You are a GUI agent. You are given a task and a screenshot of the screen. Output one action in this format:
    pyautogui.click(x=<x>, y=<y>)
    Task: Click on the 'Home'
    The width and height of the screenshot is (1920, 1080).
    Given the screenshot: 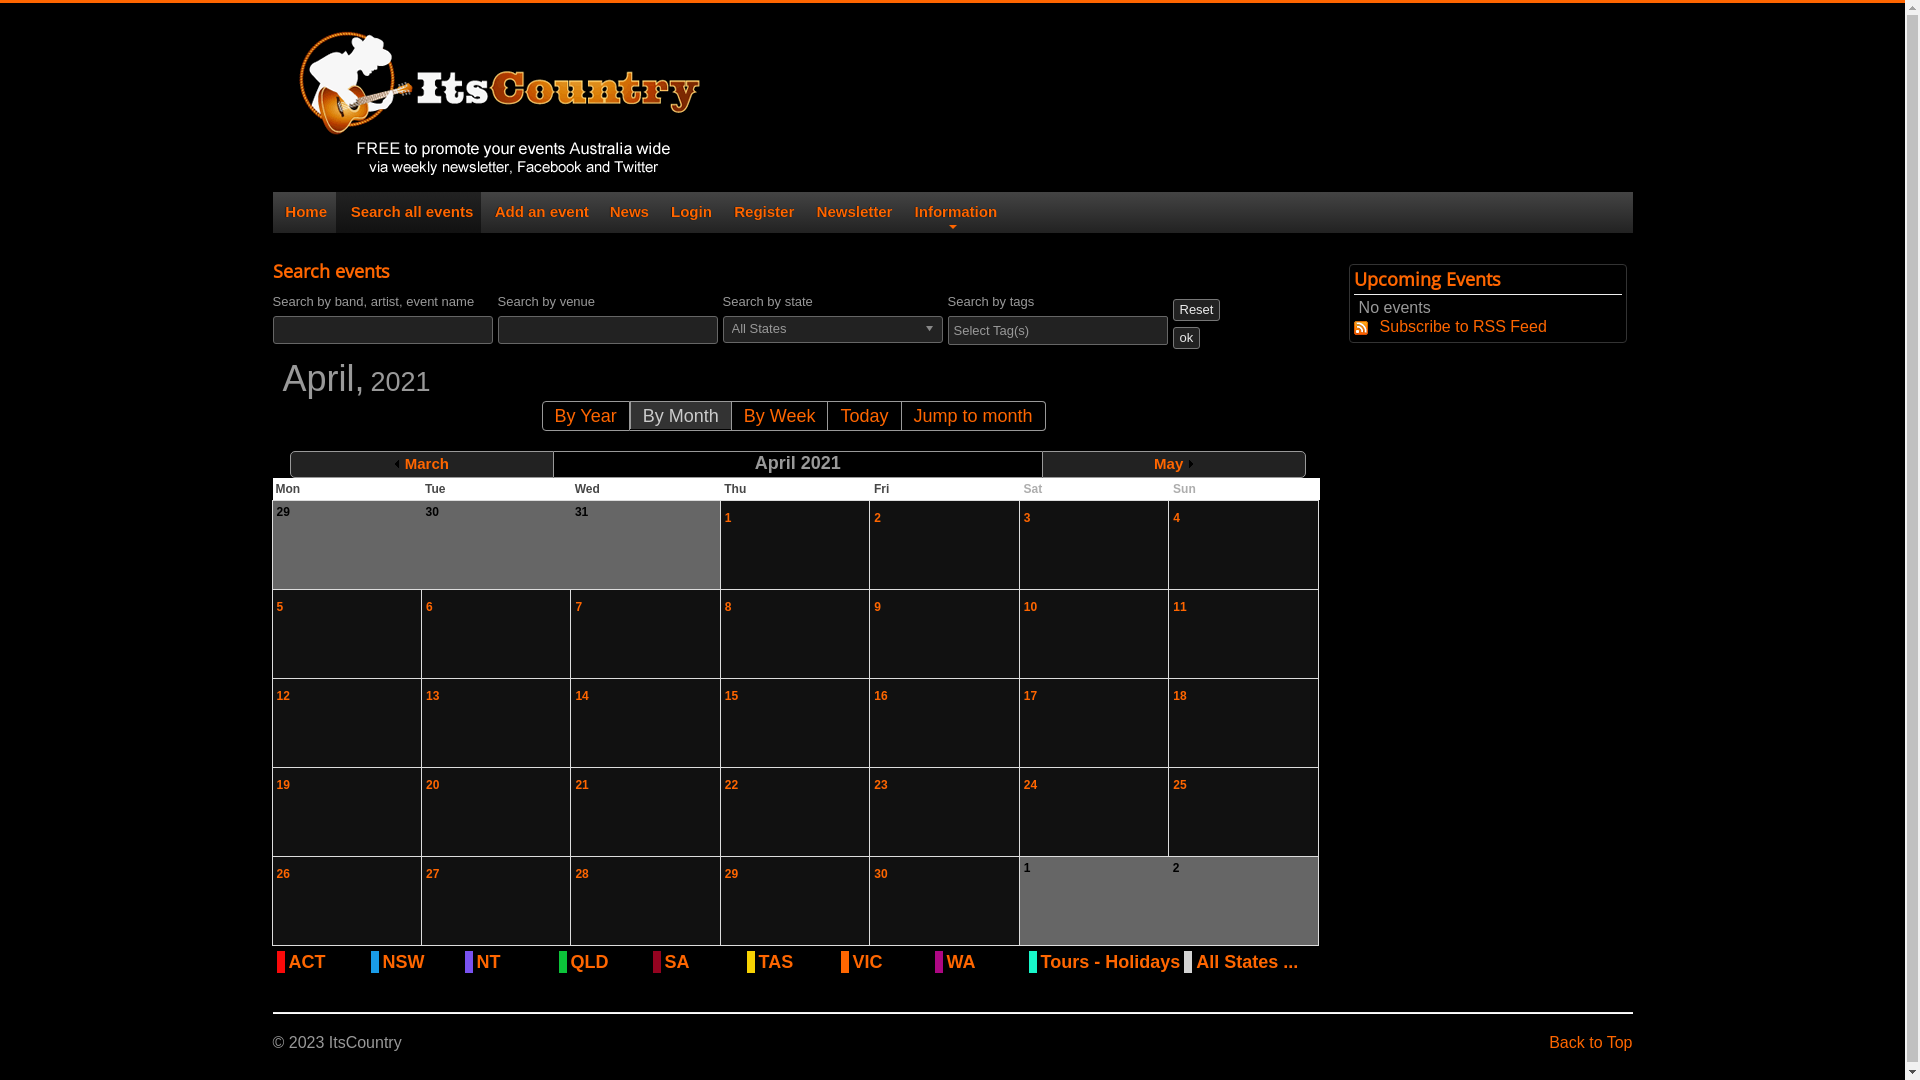 What is the action you would take?
    pyautogui.click(x=282, y=212)
    